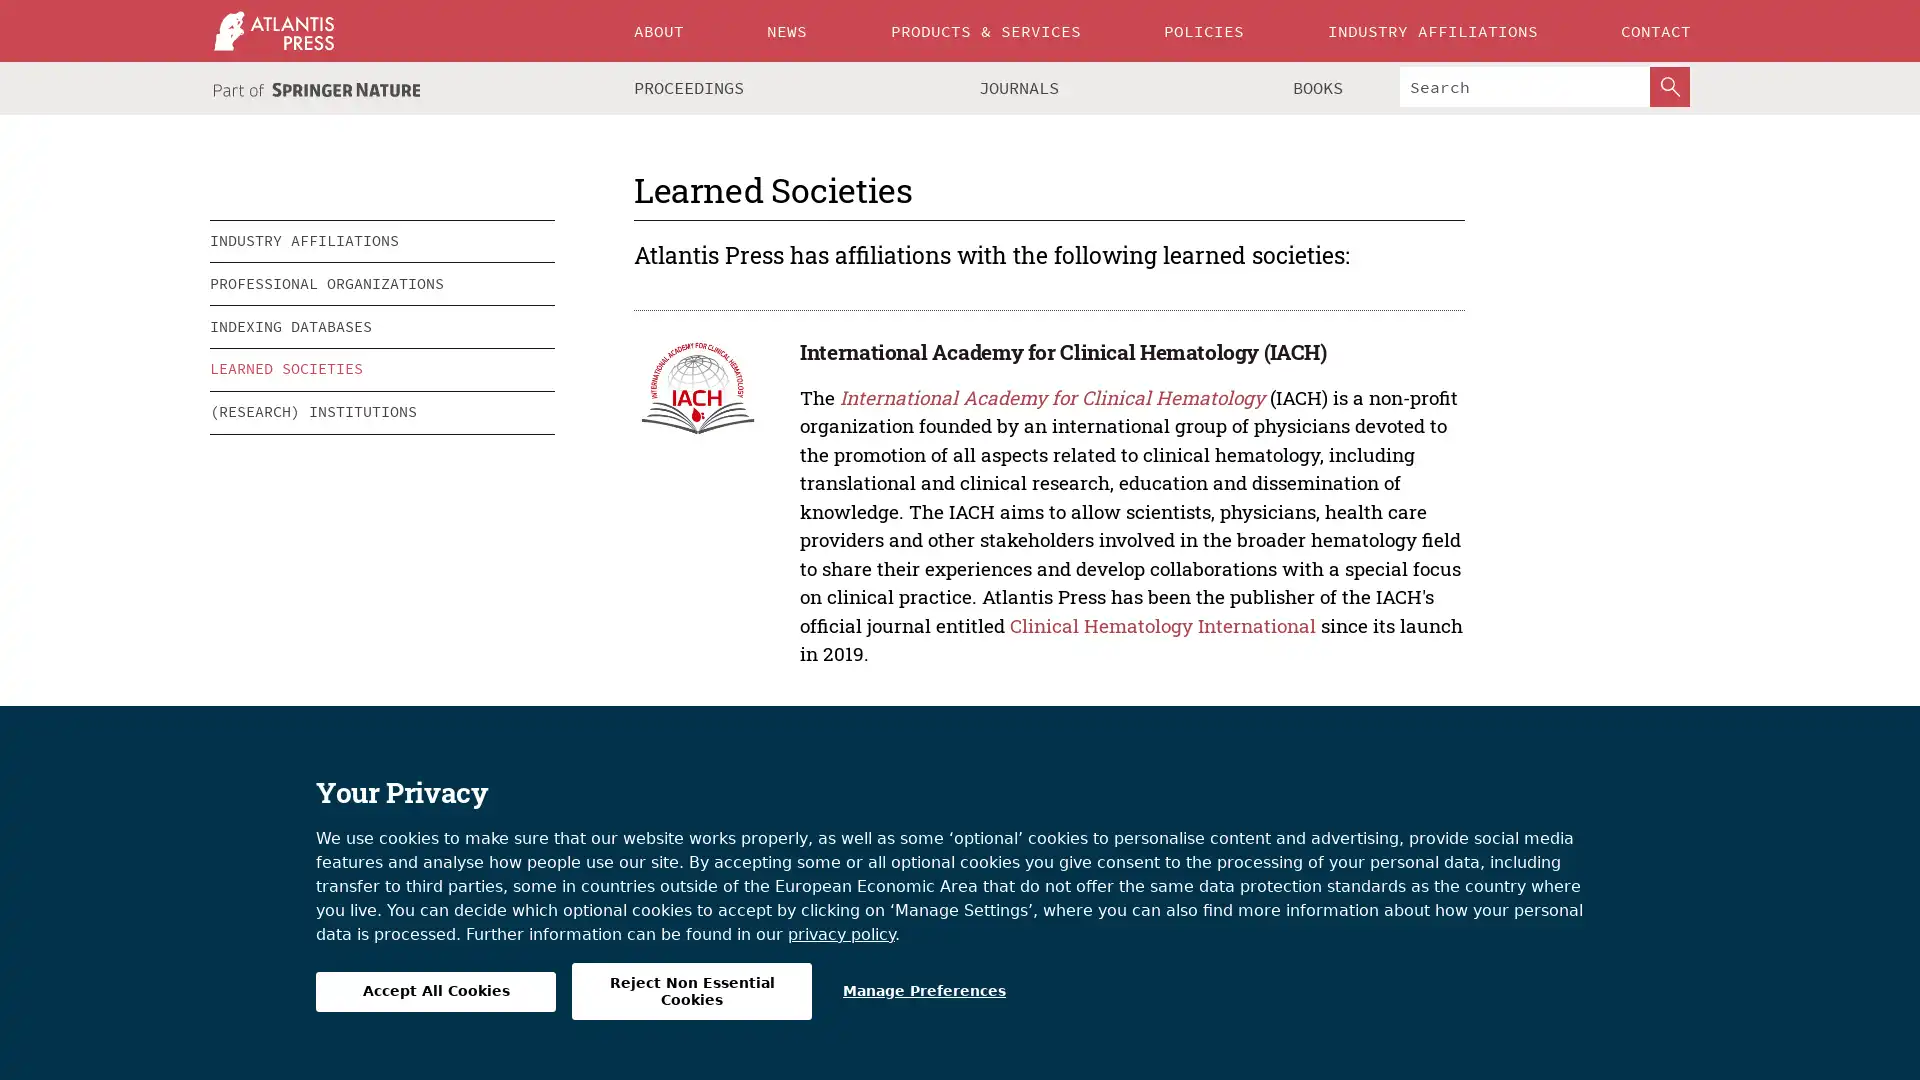 This screenshot has height=1080, width=1920. Describe the element at coordinates (923, 991) in the screenshot. I see `Manage Preferences` at that location.